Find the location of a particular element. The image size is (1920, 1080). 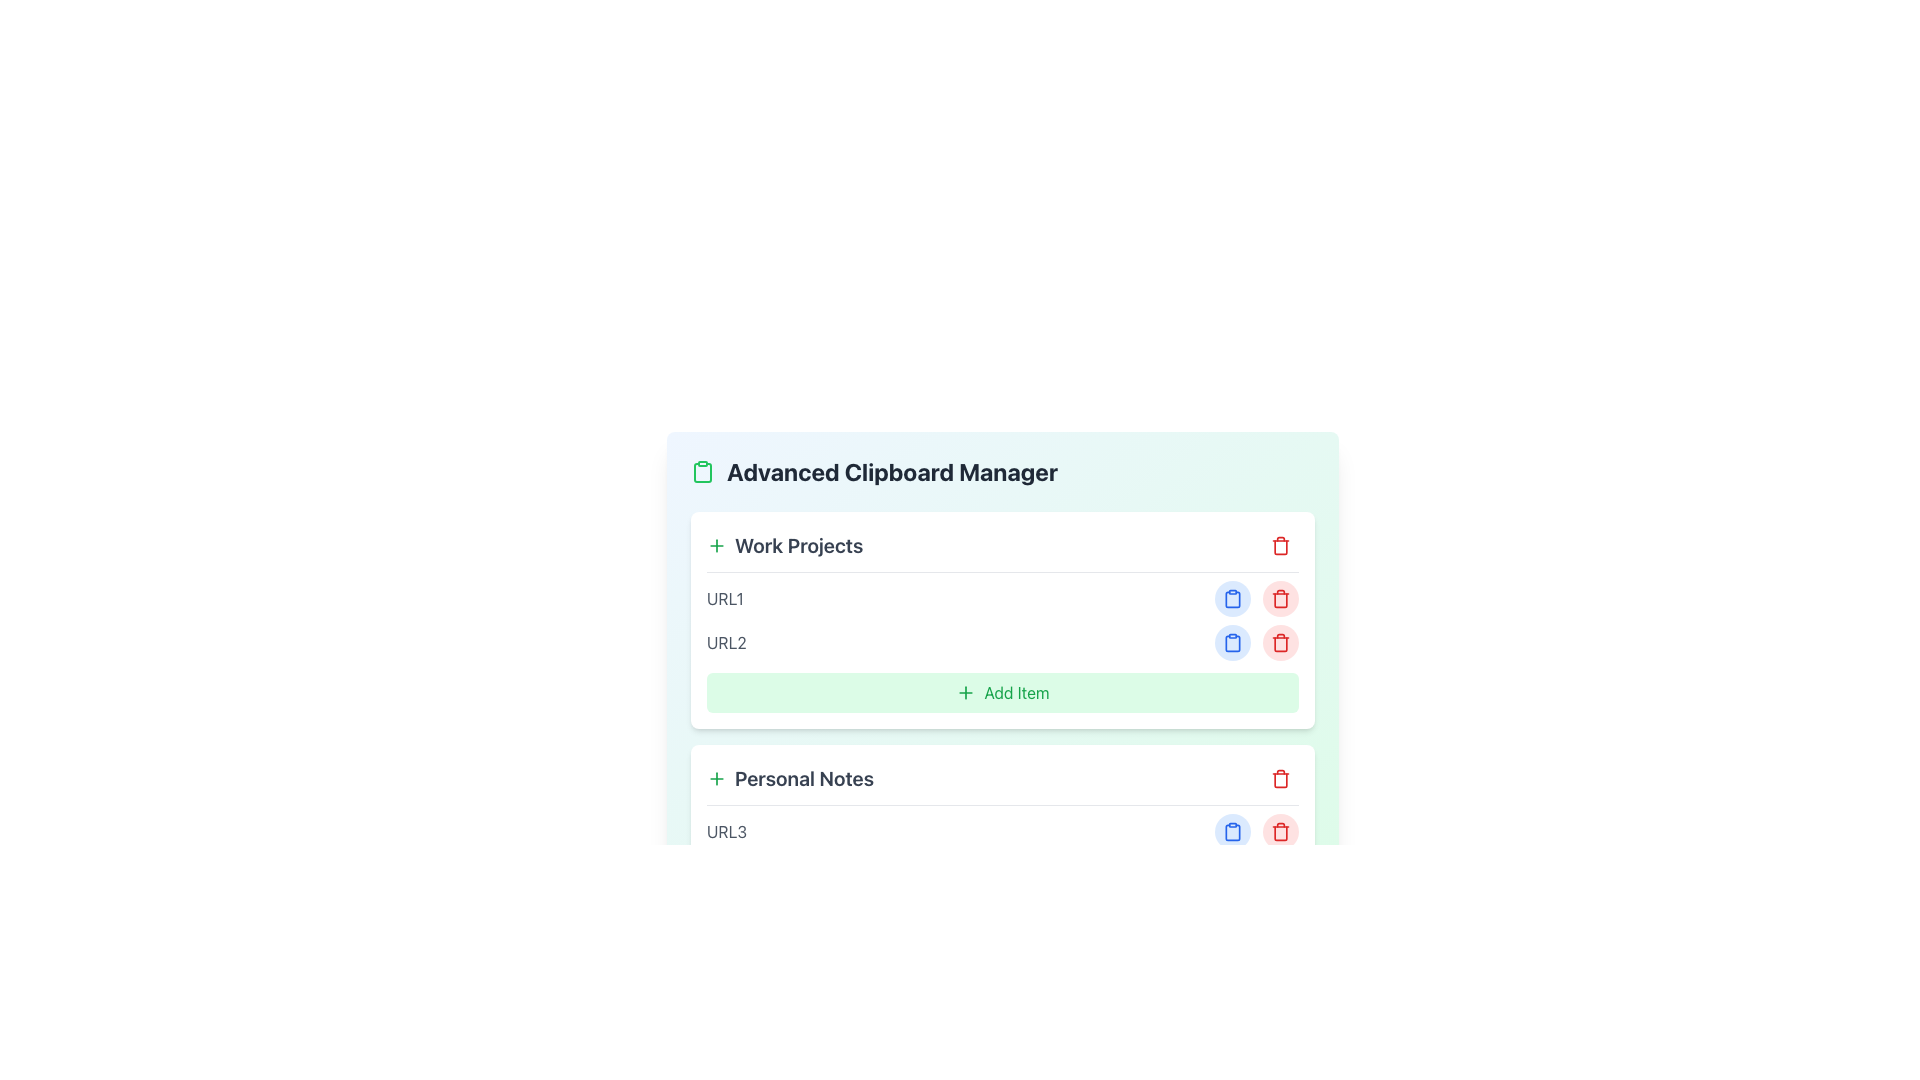

the red trash icon within the 'Delete Group' button in the 'Work Projects' section is located at coordinates (1281, 546).